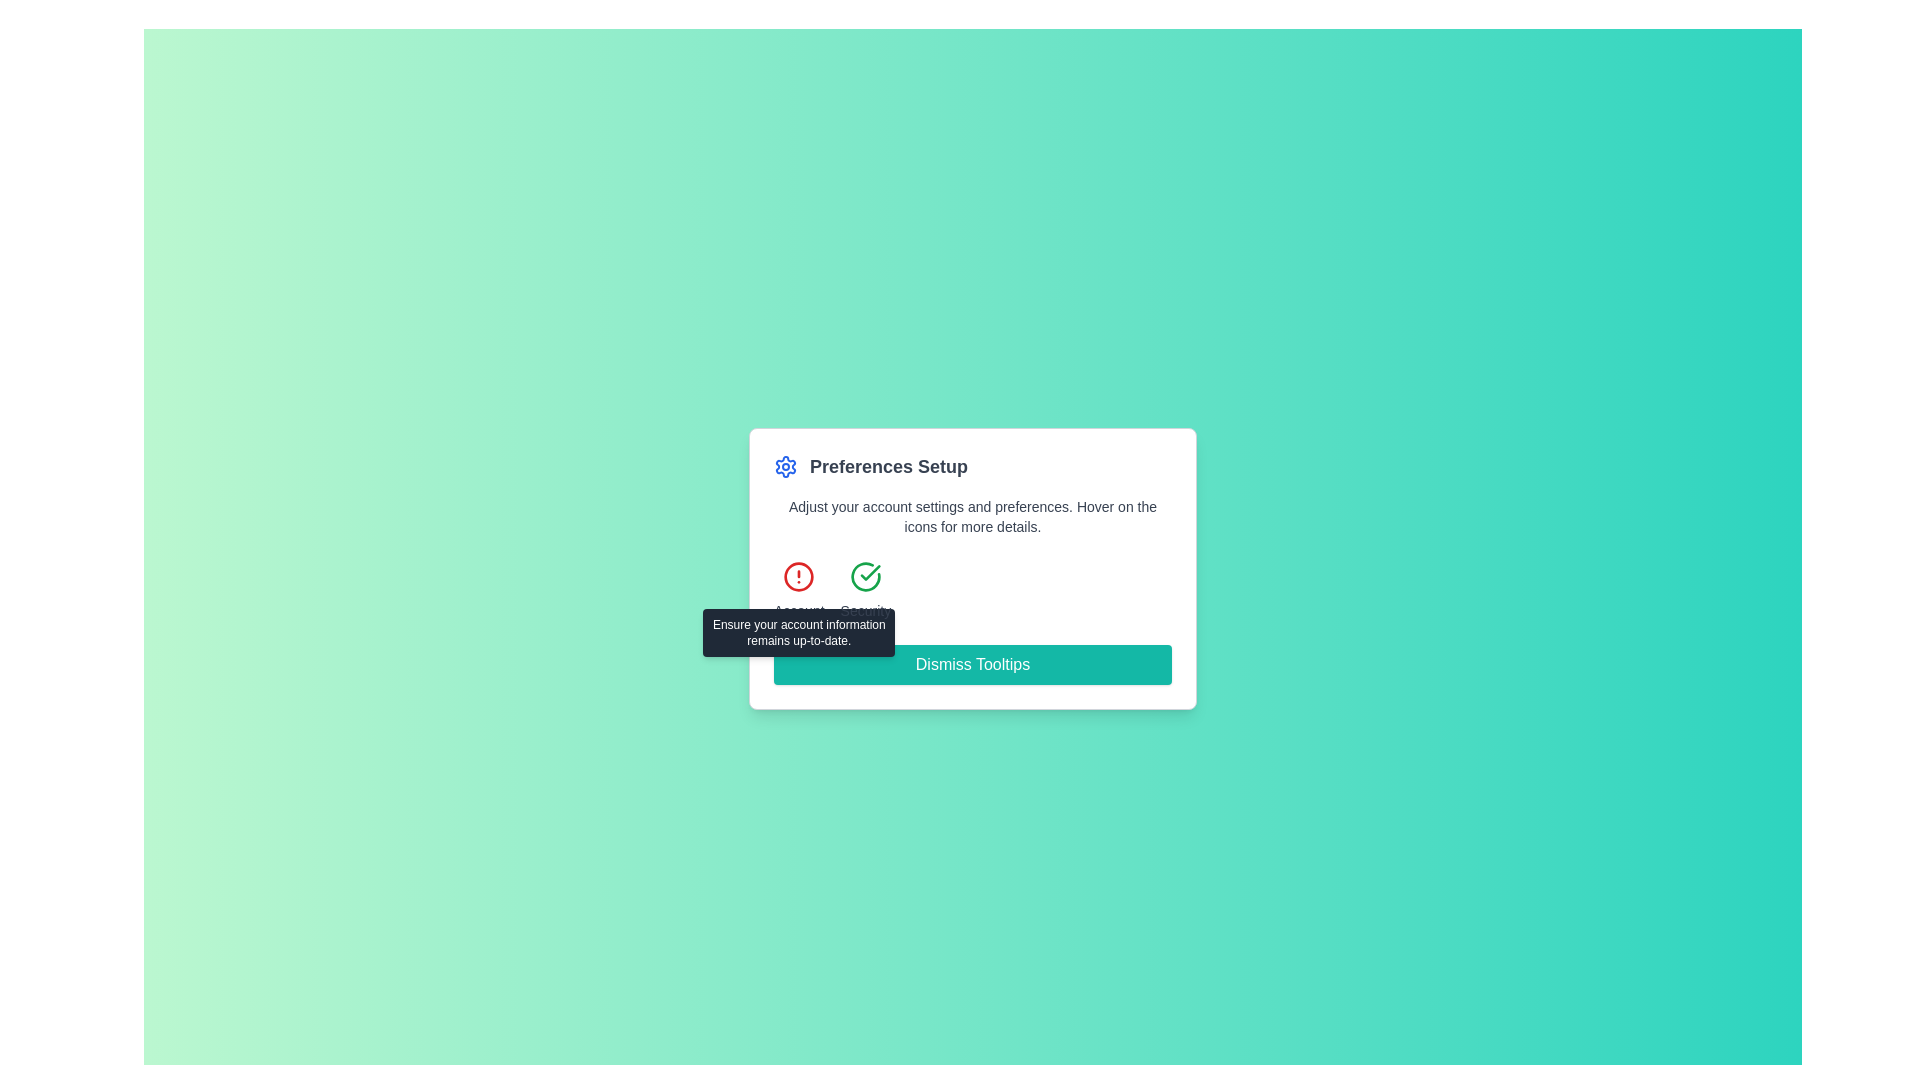  Describe the element at coordinates (798, 589) in the screenshot. I see `the Tooltip-trigger element with a warning icon and text 'Account'` at that location.